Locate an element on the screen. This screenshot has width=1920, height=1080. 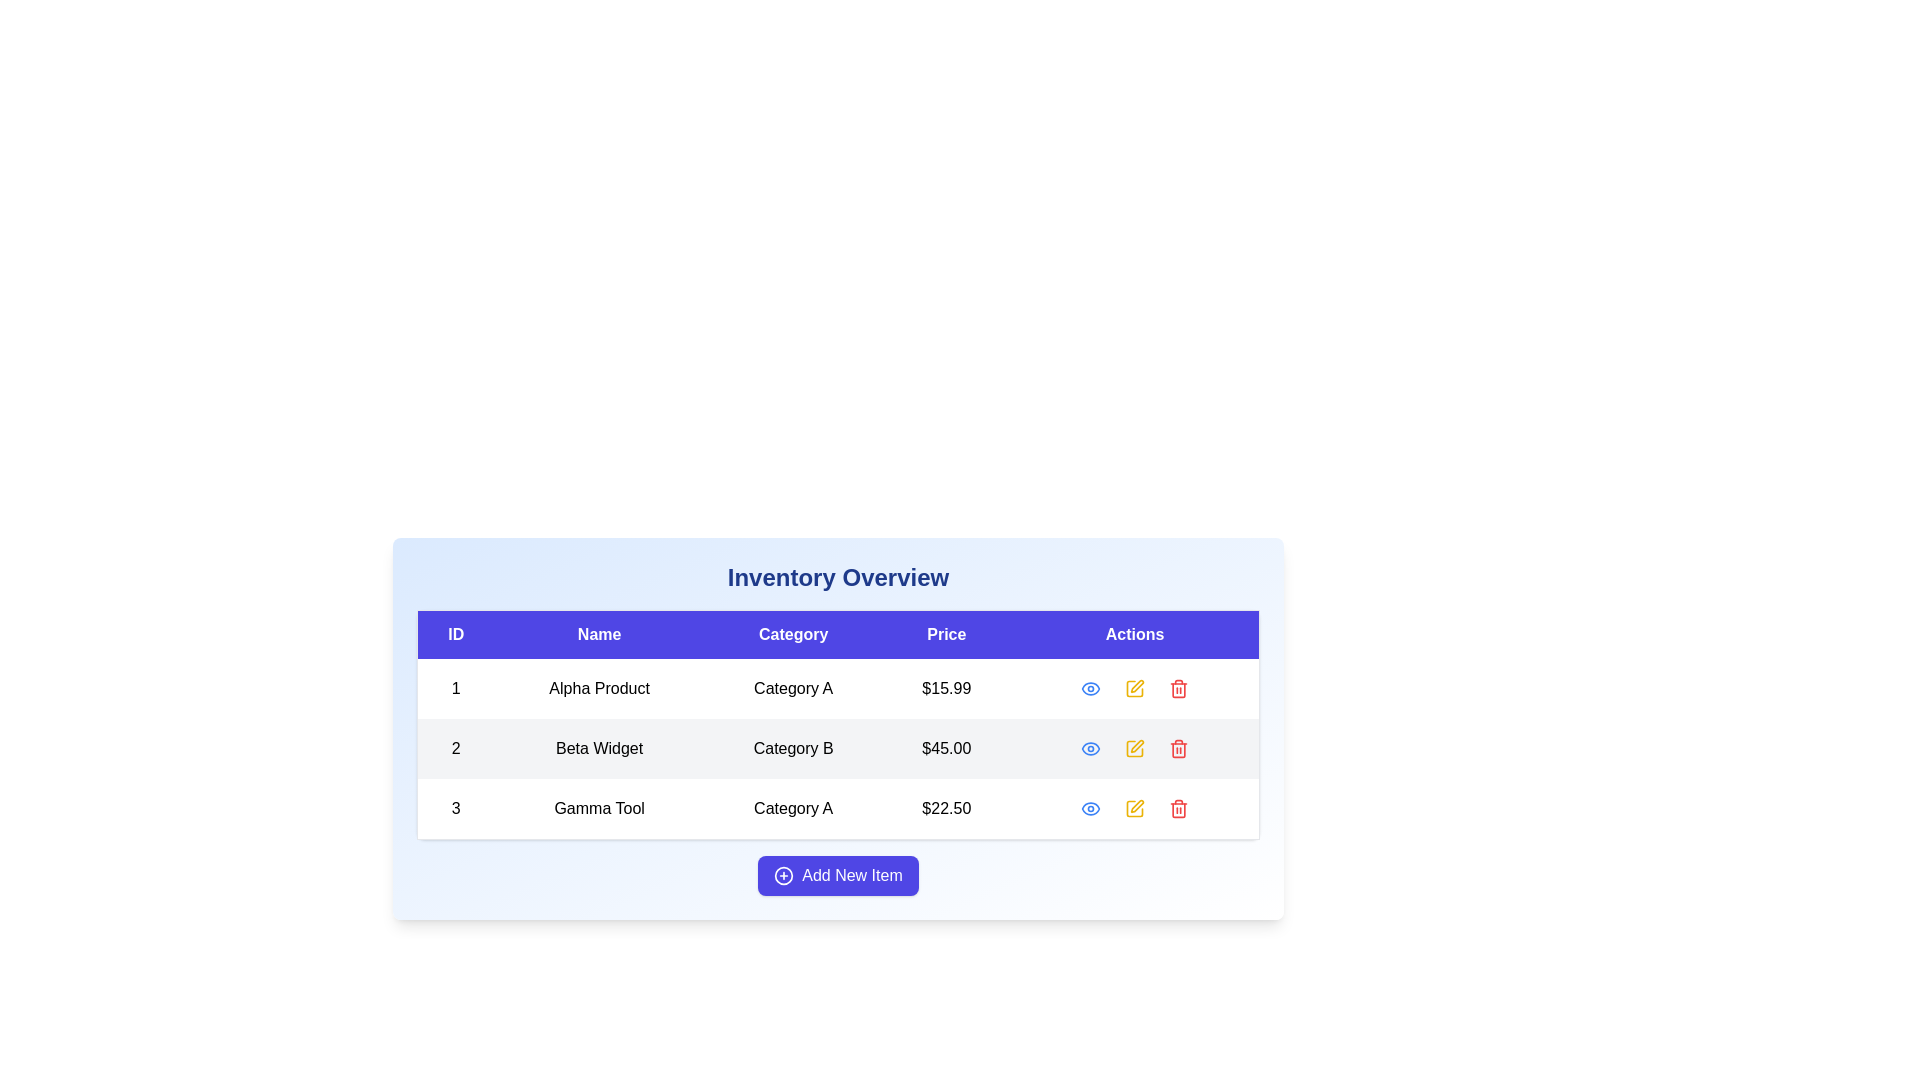
value of the 'ID' text label located in the first column of the table row, which serves as the unique identifier for the associated data is located at coordinates (455, 688).